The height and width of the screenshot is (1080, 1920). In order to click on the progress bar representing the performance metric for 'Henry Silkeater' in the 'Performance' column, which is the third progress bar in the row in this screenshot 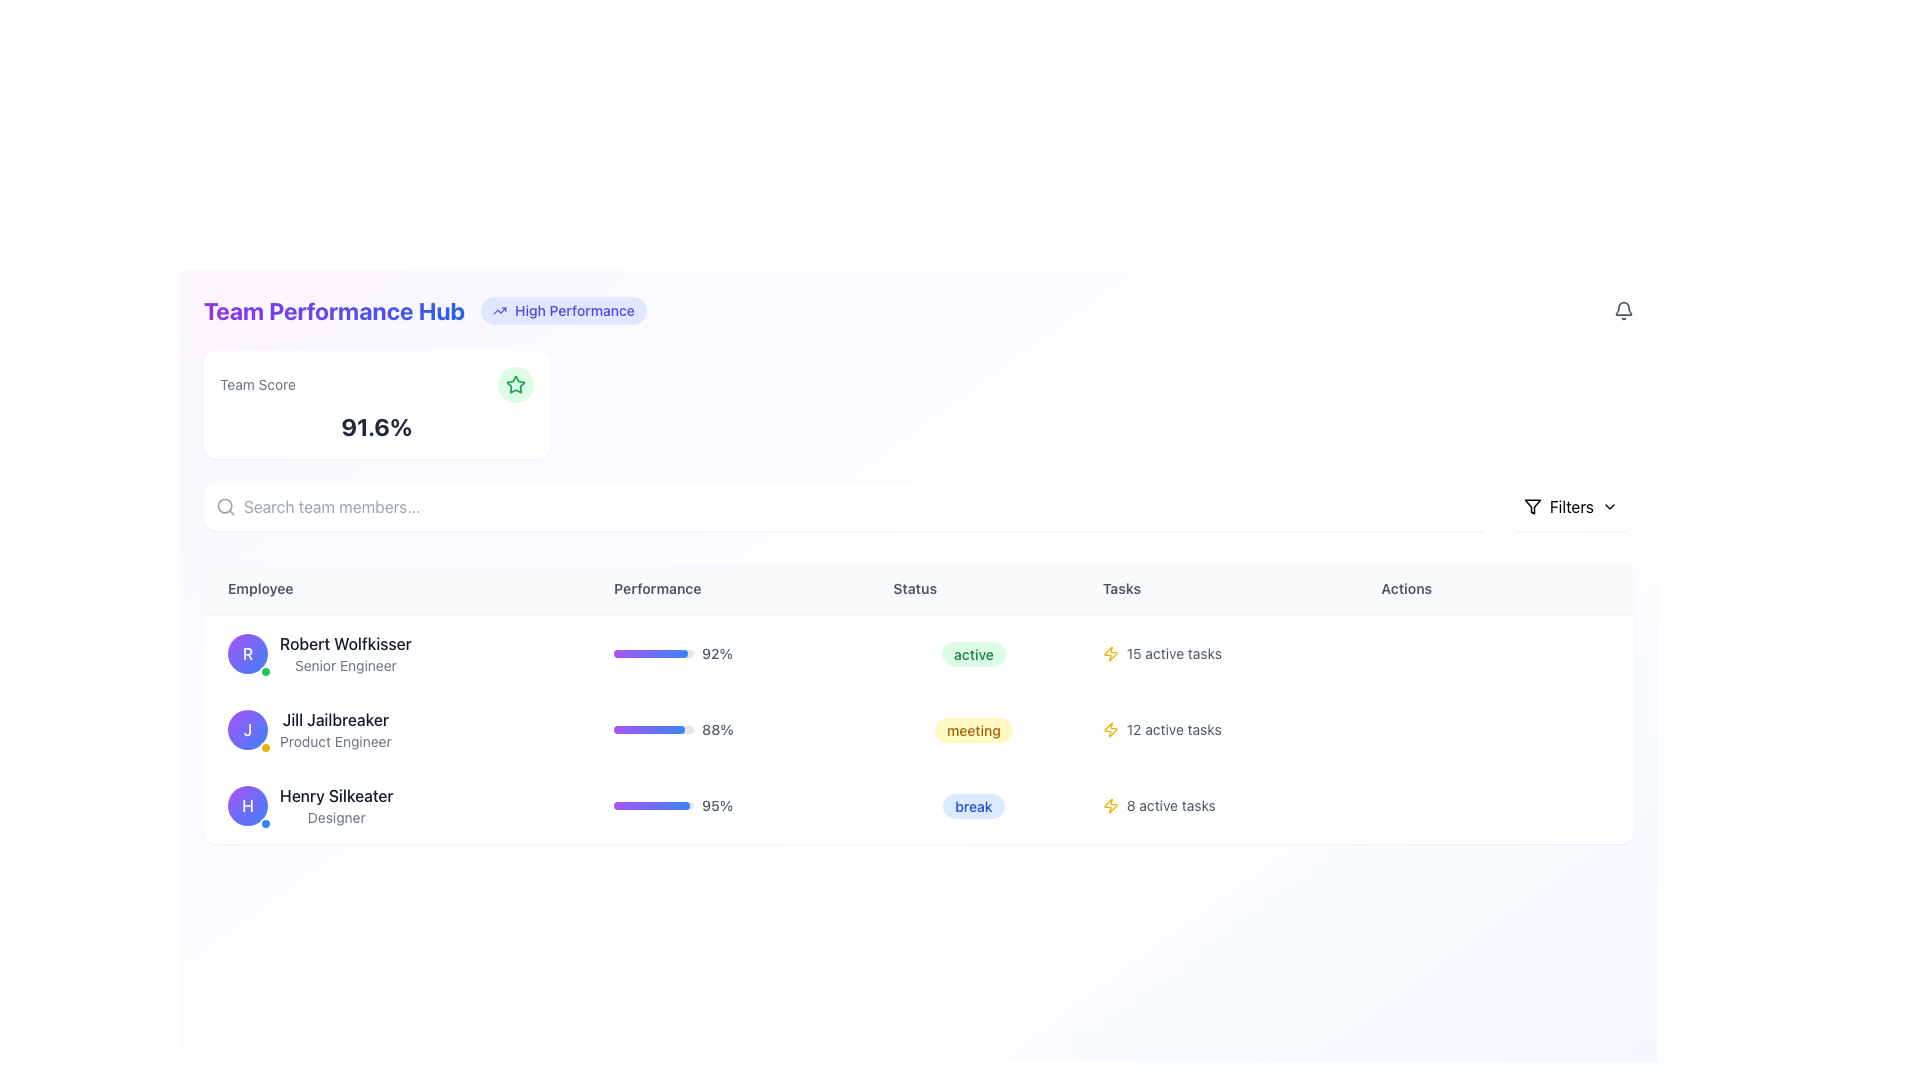, I will do `click(652, 805)`.